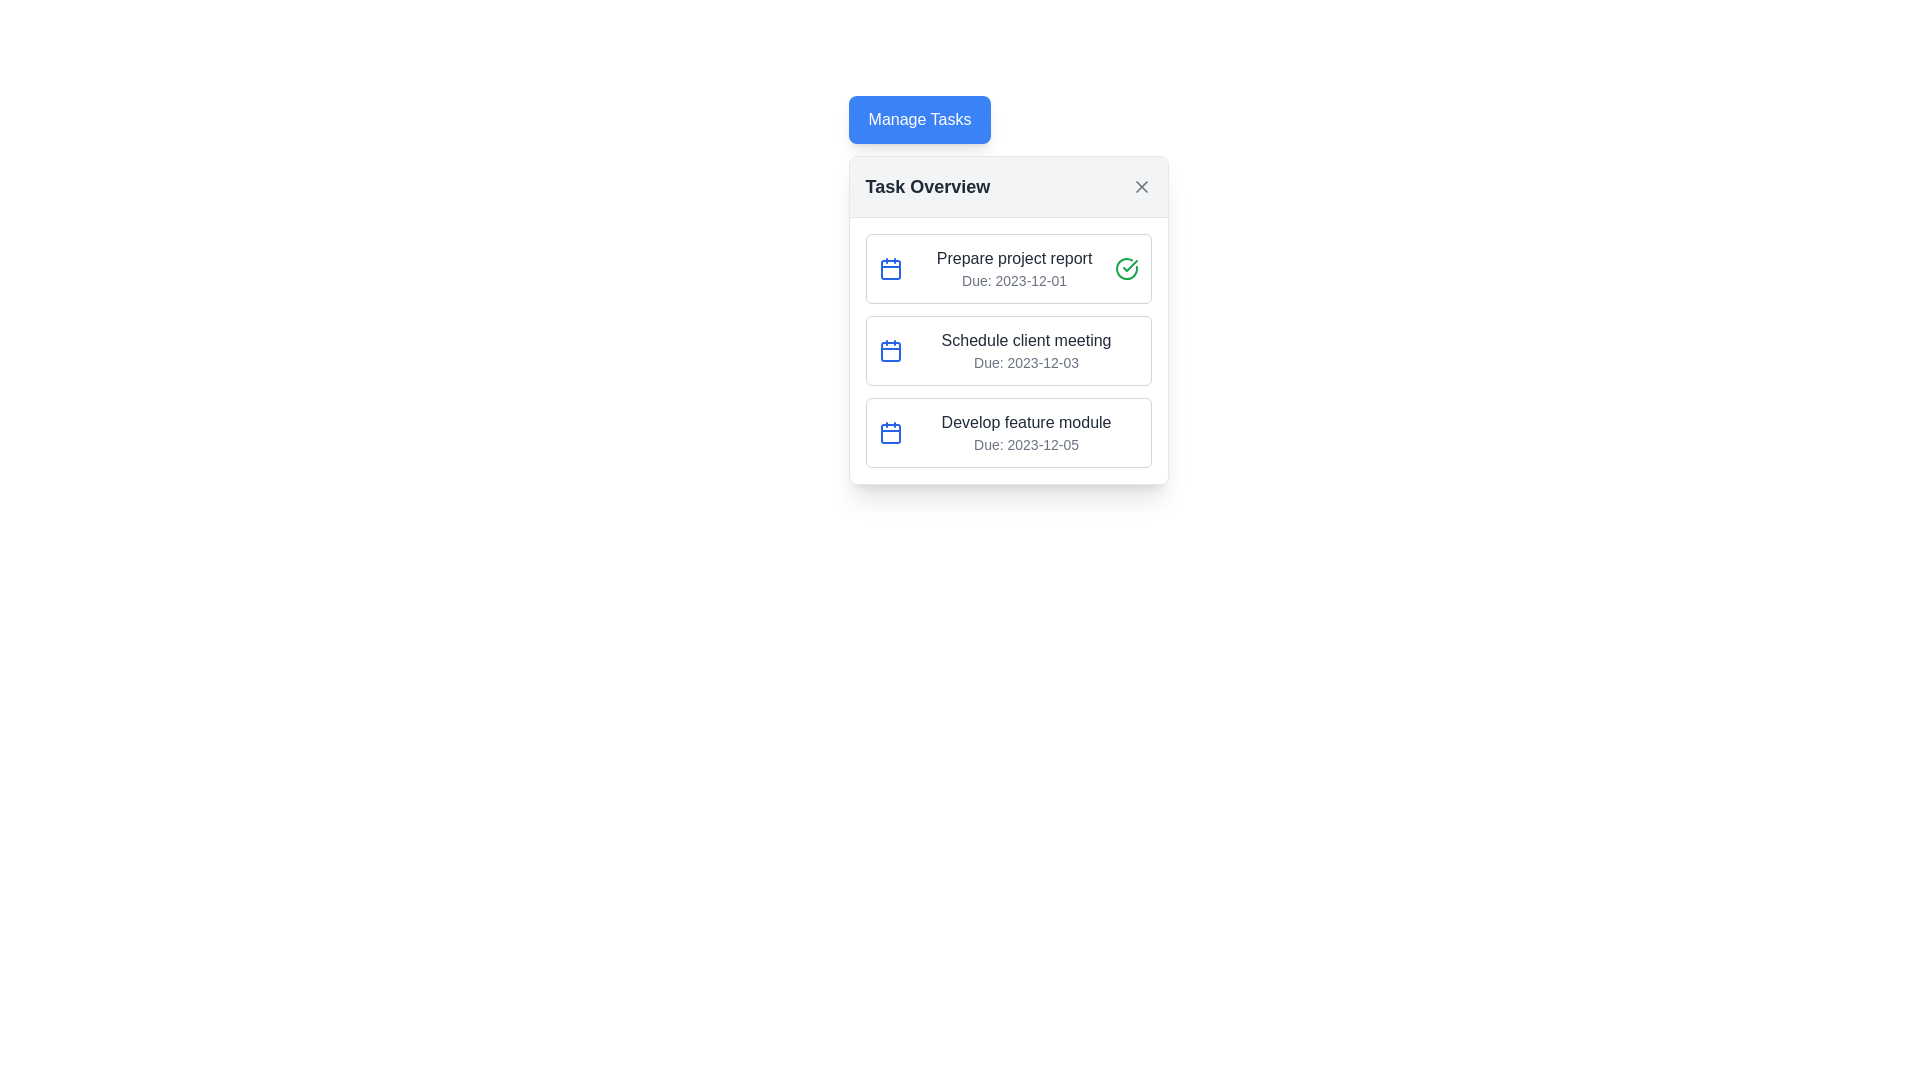 Image resolution: width=1920 pixels, height=1080 pixels. What do you see at coordinates (1026, 362) in the screenshot?
I see `due date value displayed in the text label located below the title text 'Schedule client meeting' in the second task entry of the 'Task Overview' card` at bounding box center [1026, 362].